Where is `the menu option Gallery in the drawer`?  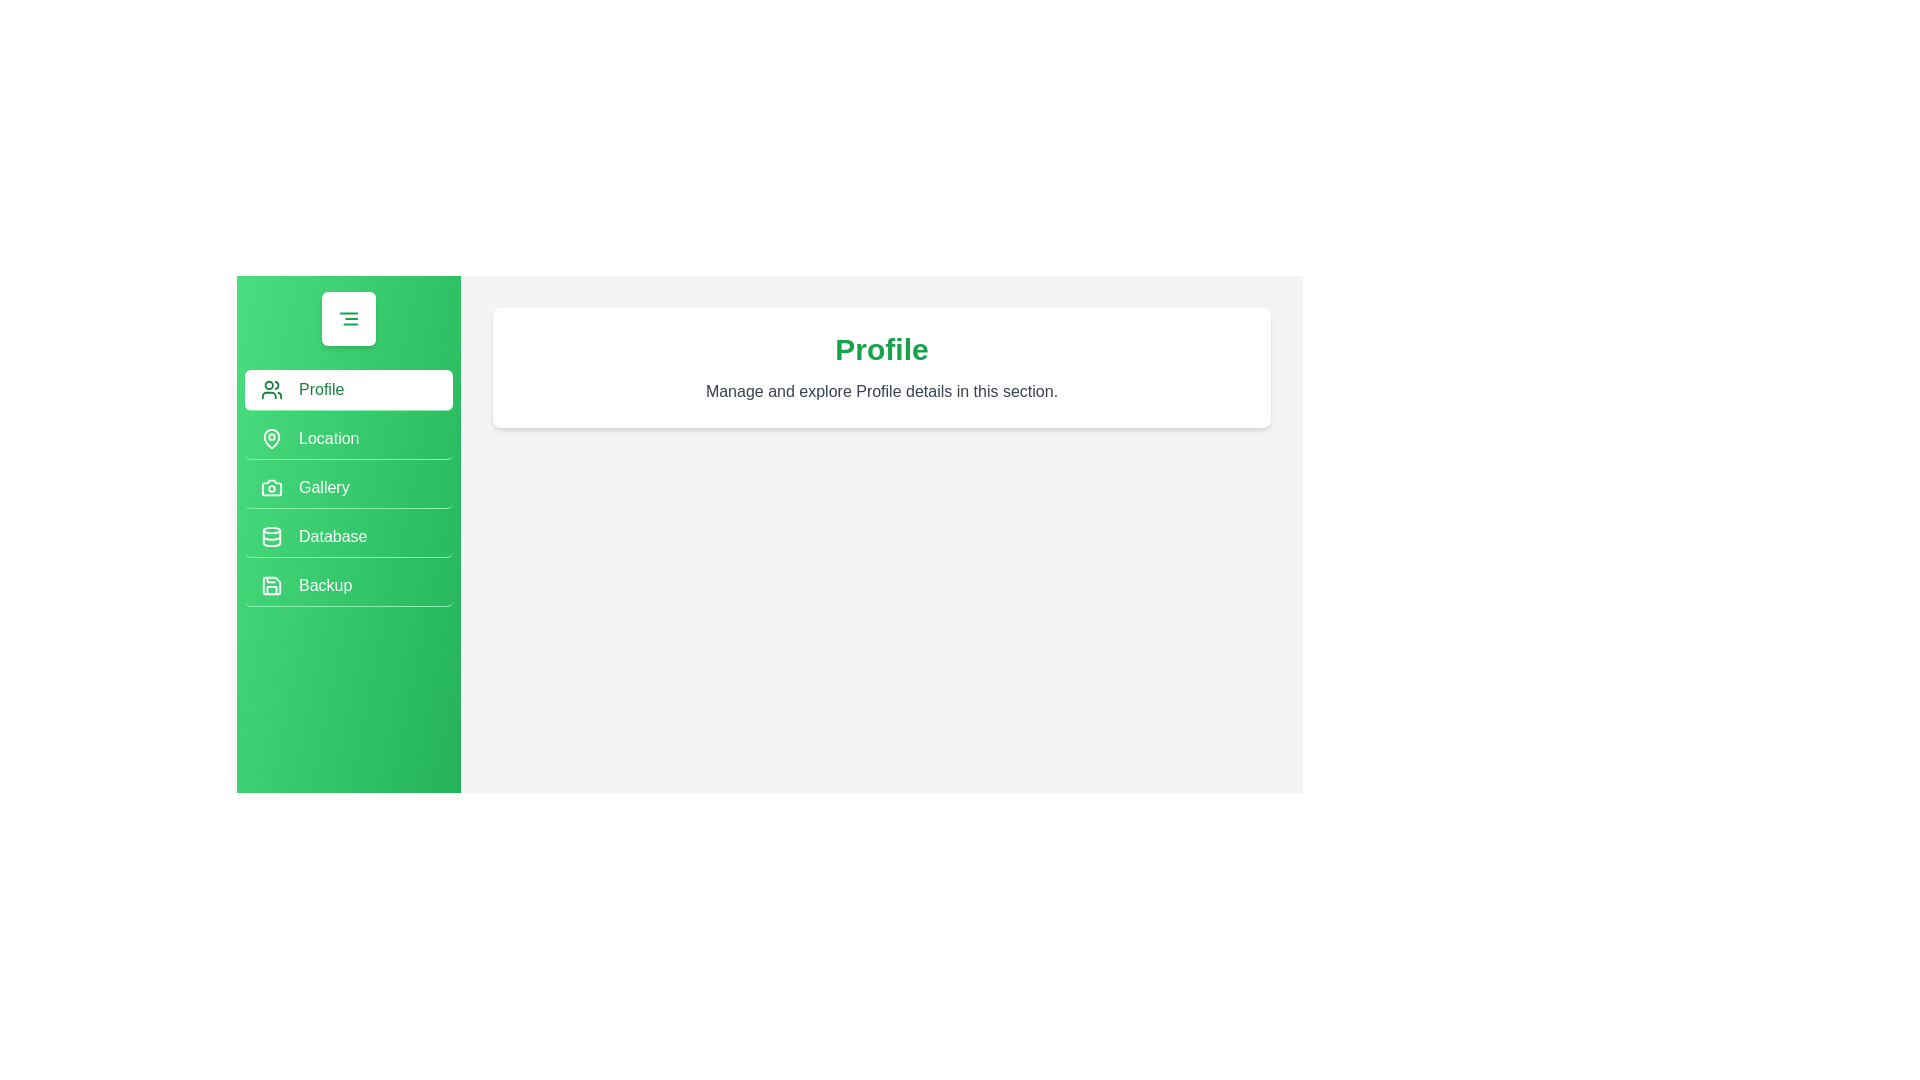 the menu option Gallery in the drawer is located at coordinates (349, 488).